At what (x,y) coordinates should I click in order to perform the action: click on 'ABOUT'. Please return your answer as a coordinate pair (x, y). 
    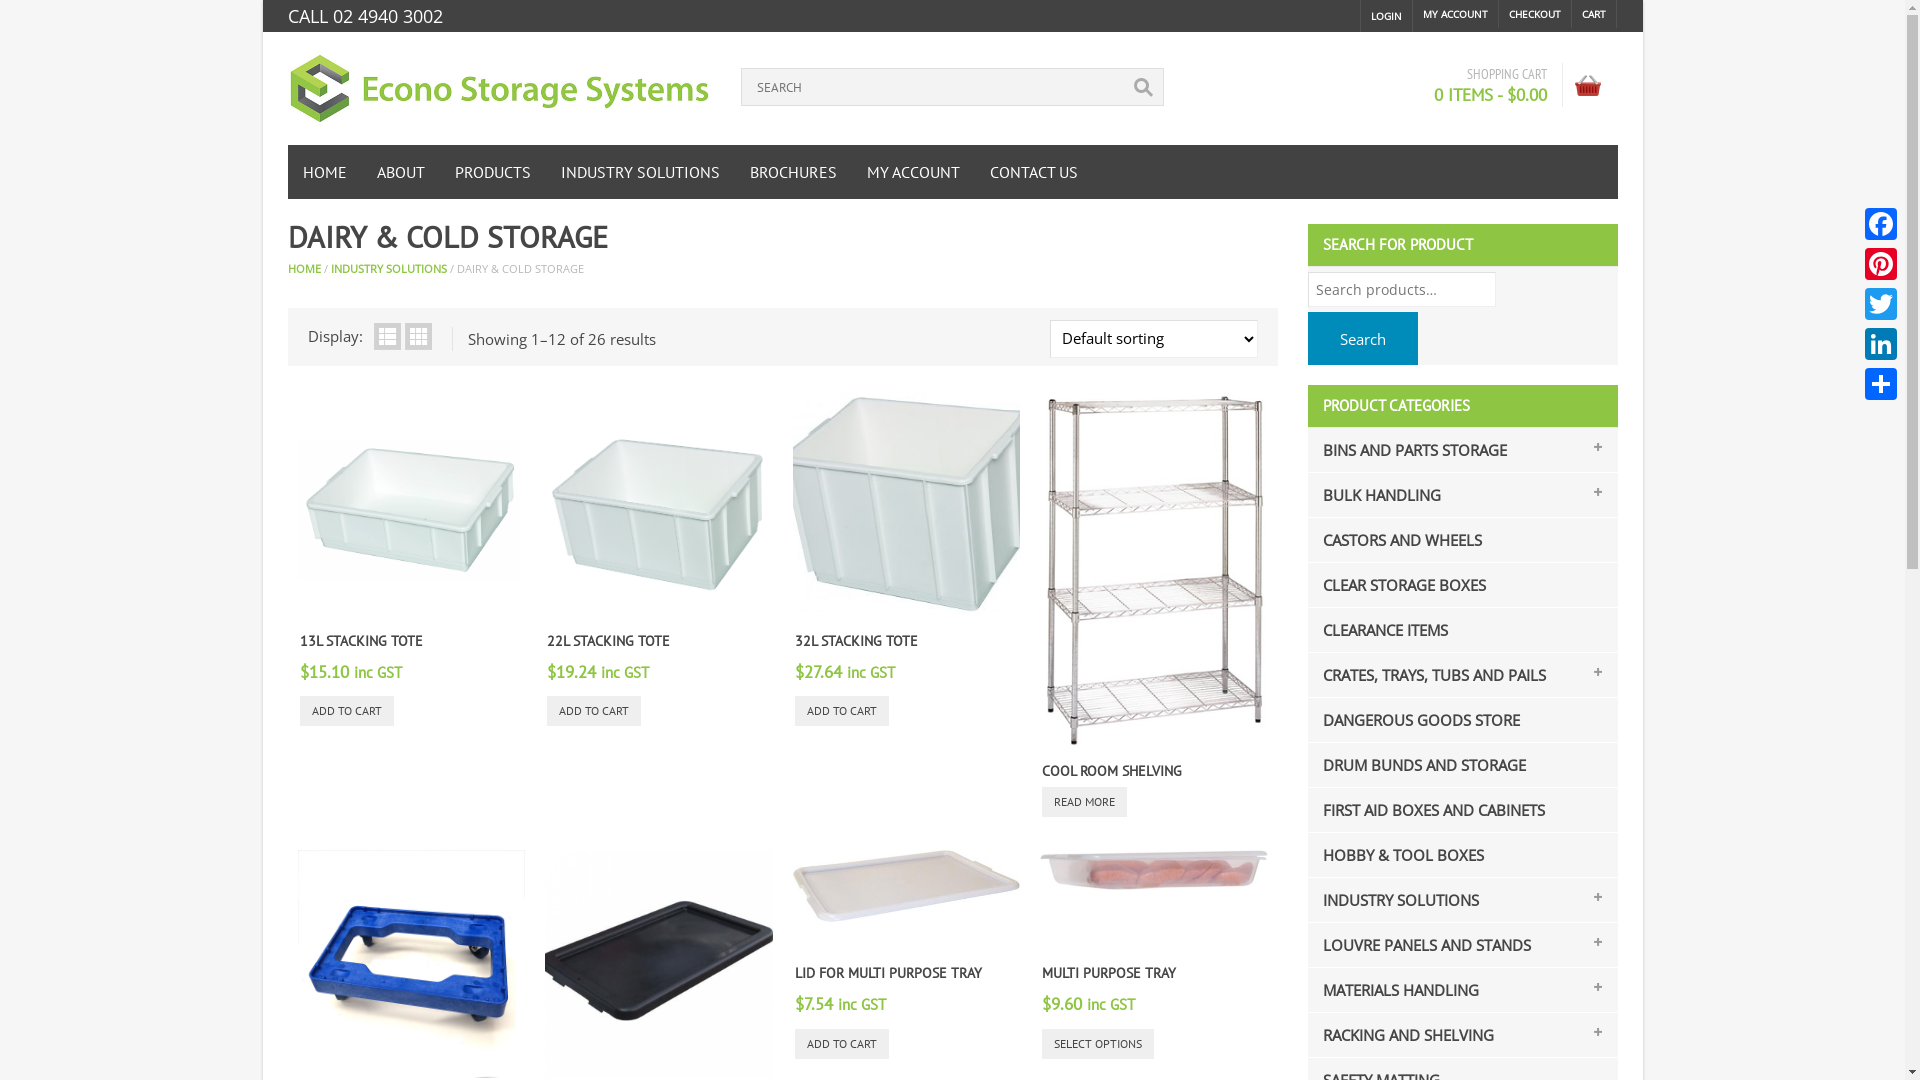
    Looking at the image, I should click on (361, 171).